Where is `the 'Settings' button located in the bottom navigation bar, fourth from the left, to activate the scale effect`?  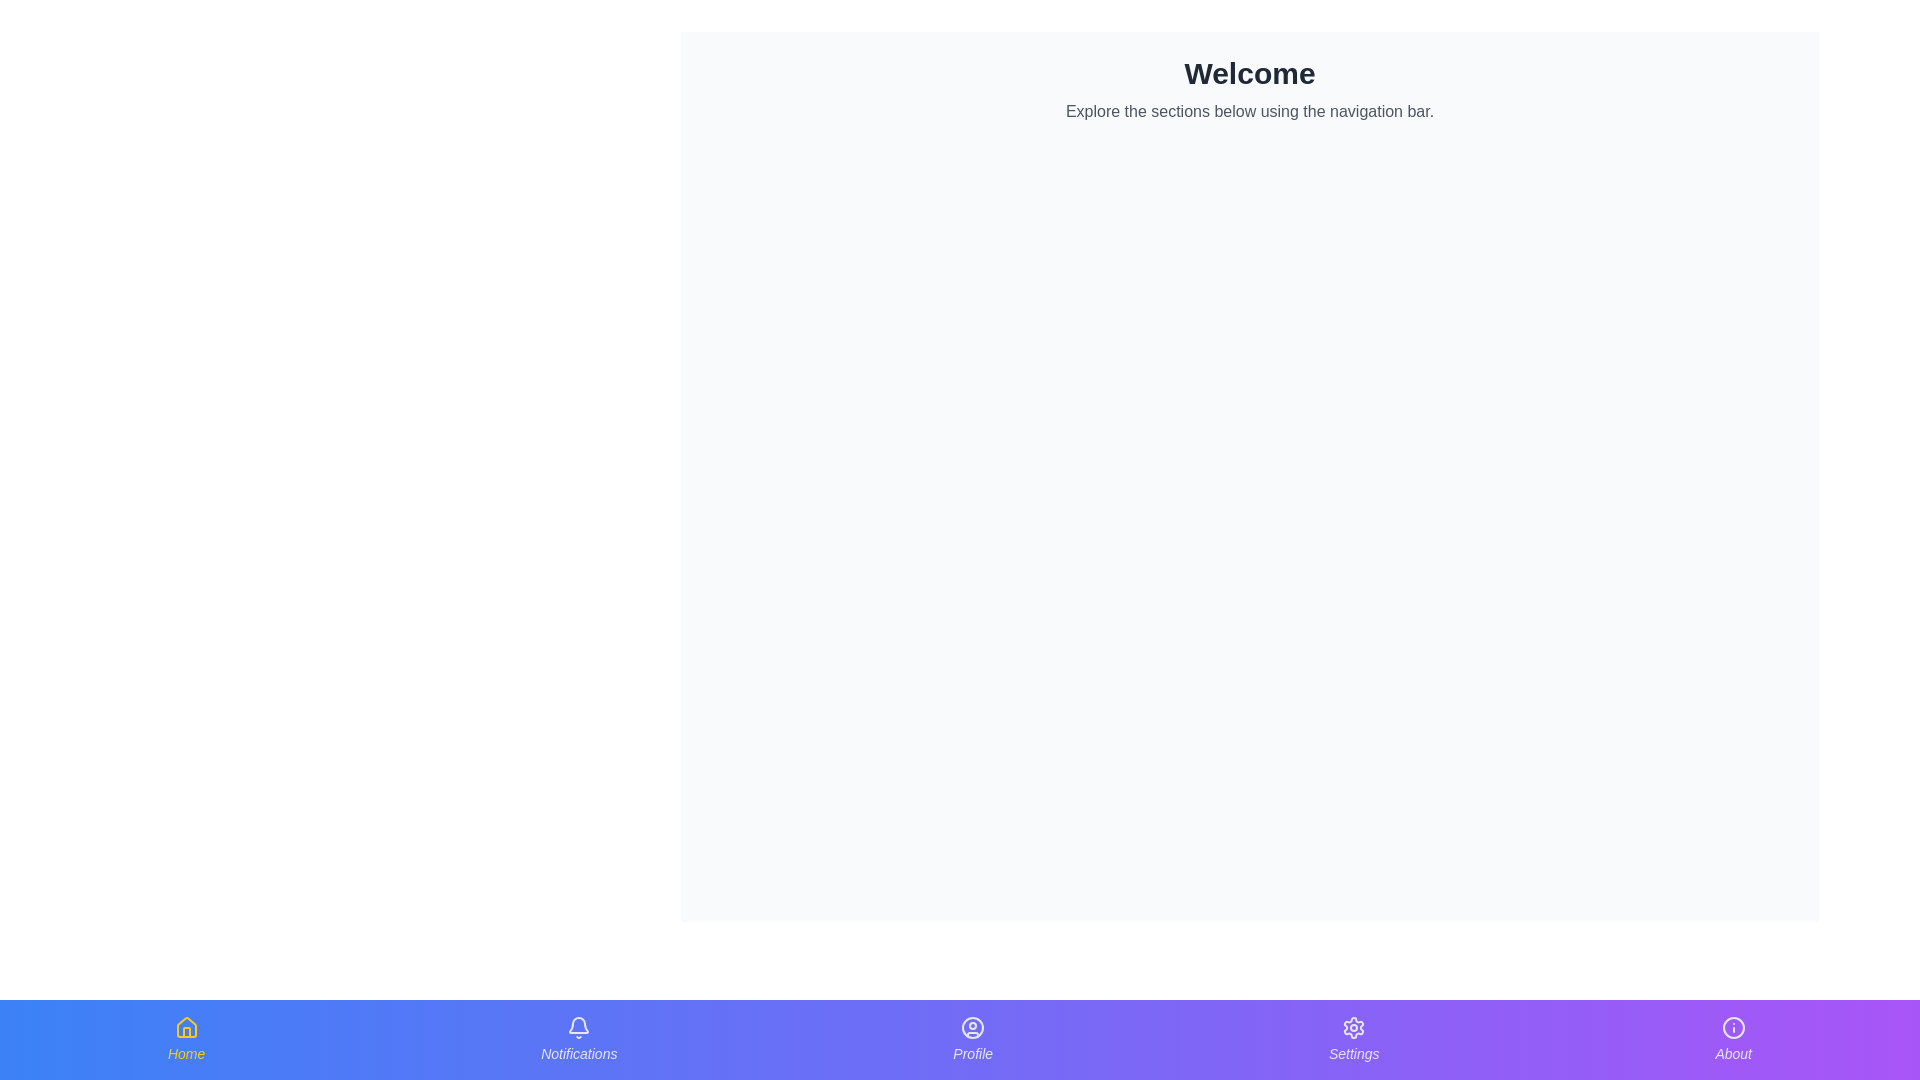
the 'Settings' button located in the bottom navigation bar, fourth from the left, to activate the scale effect is located at coordinates (1354, 1039).